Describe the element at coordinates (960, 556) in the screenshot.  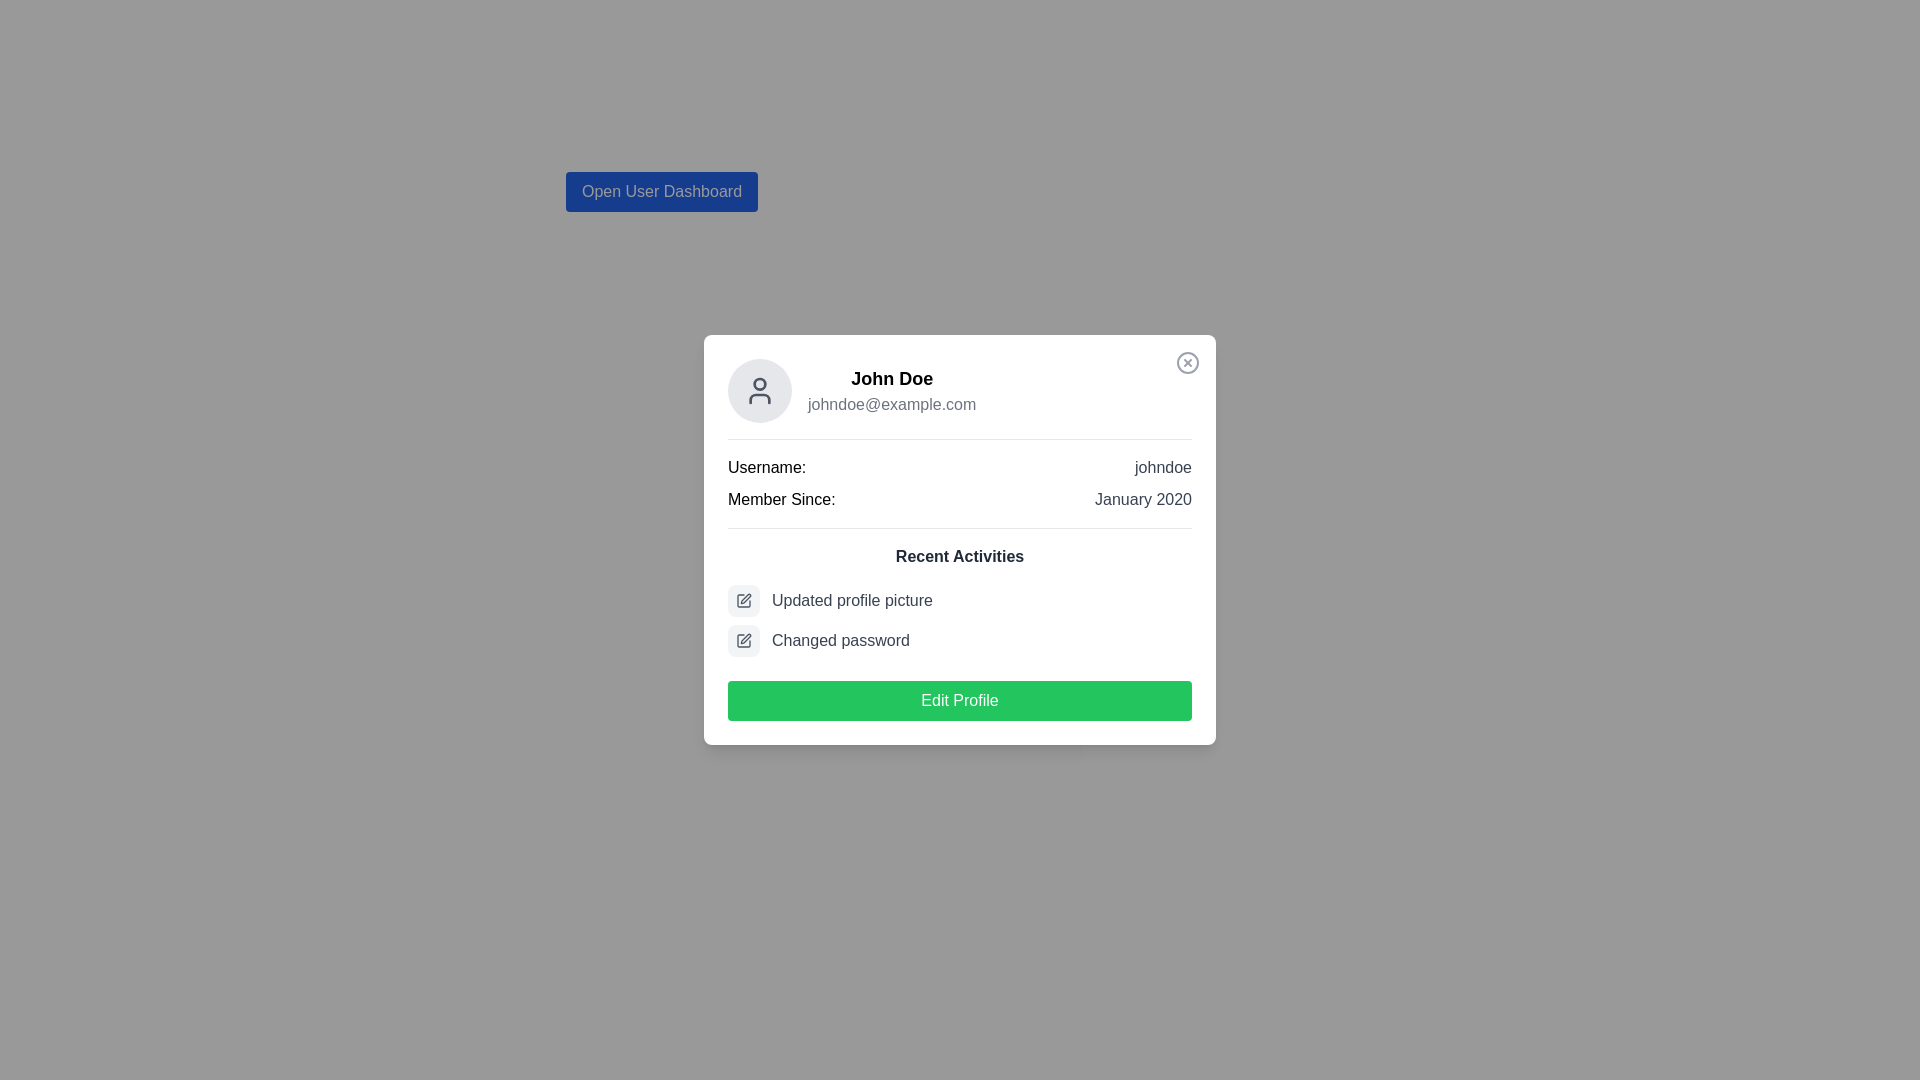
I see `the static text label displaying 'Recent Activities', which is styled in bold dark gray and positioned centrally above the list of recent activities` at that location.